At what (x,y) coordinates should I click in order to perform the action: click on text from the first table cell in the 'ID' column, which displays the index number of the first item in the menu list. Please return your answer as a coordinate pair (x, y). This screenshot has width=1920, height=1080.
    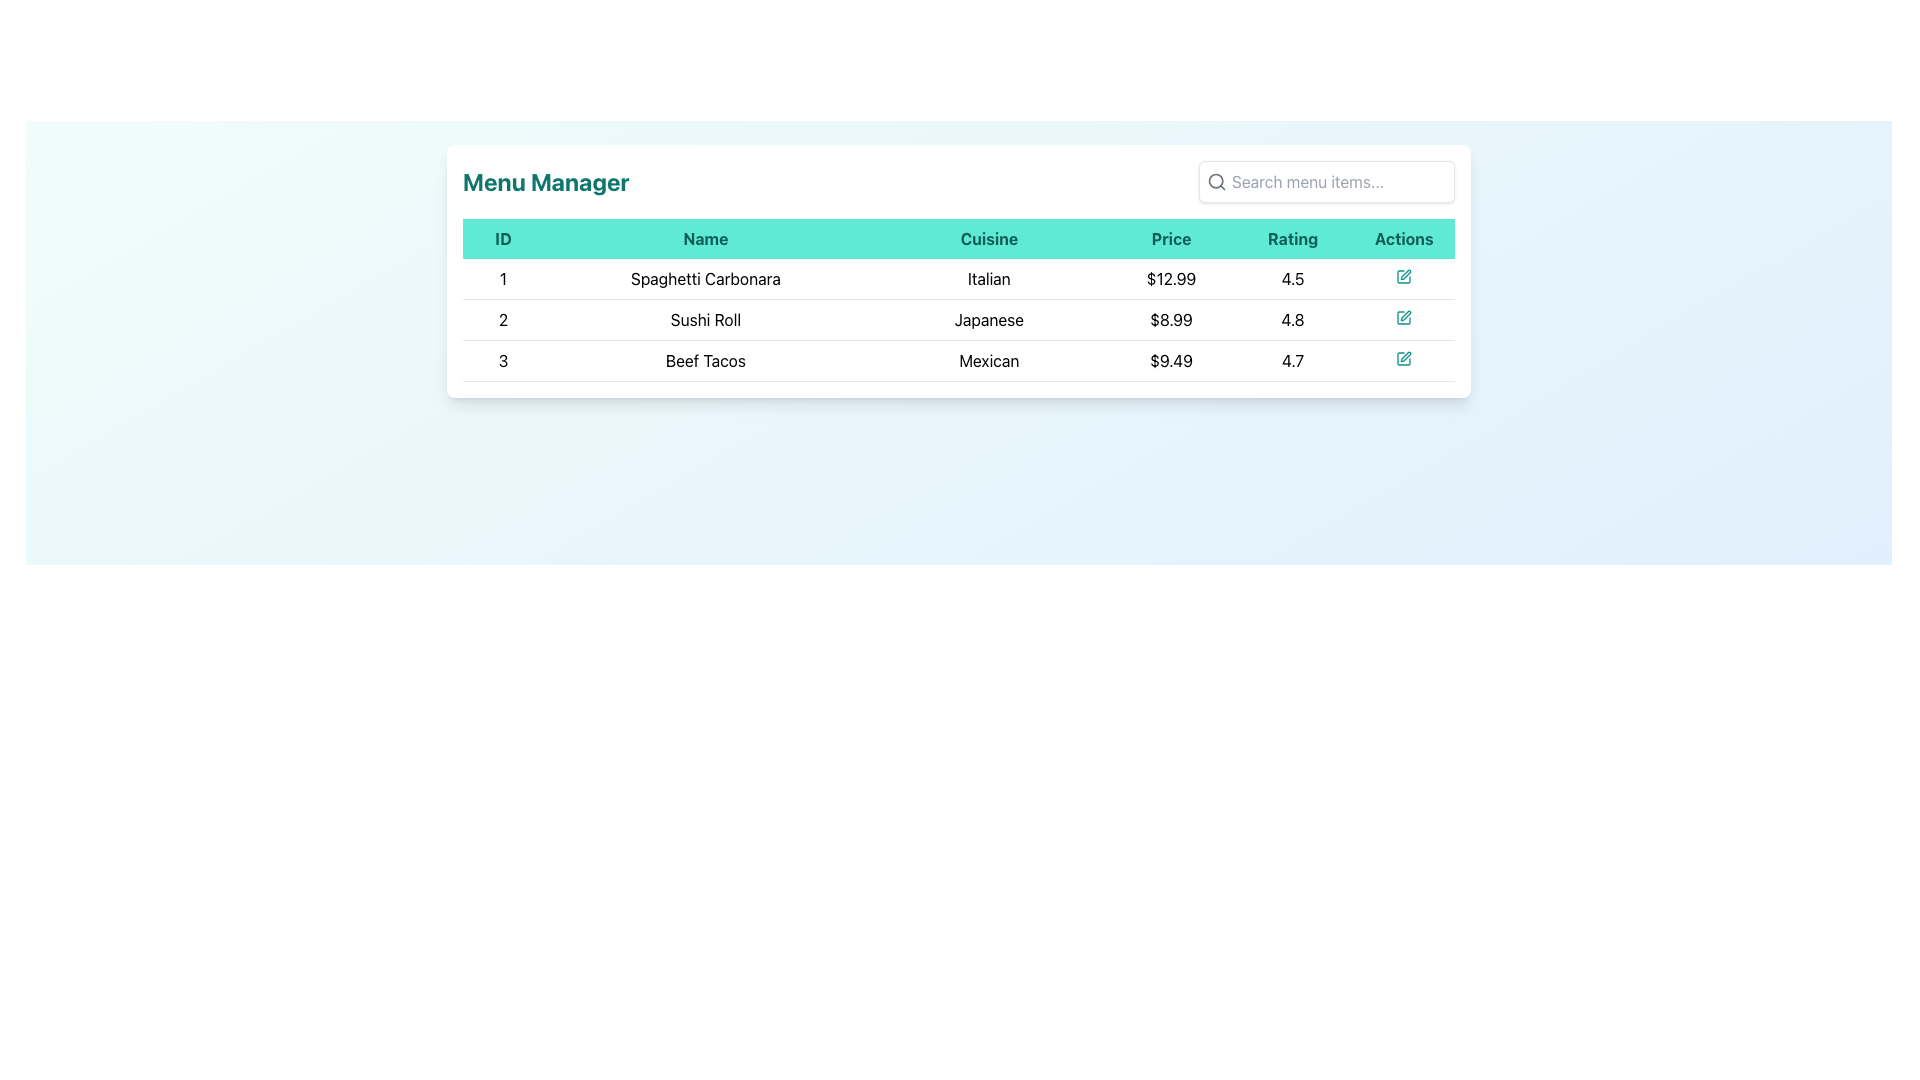
    Looking at the image, I should click on (503, 279).